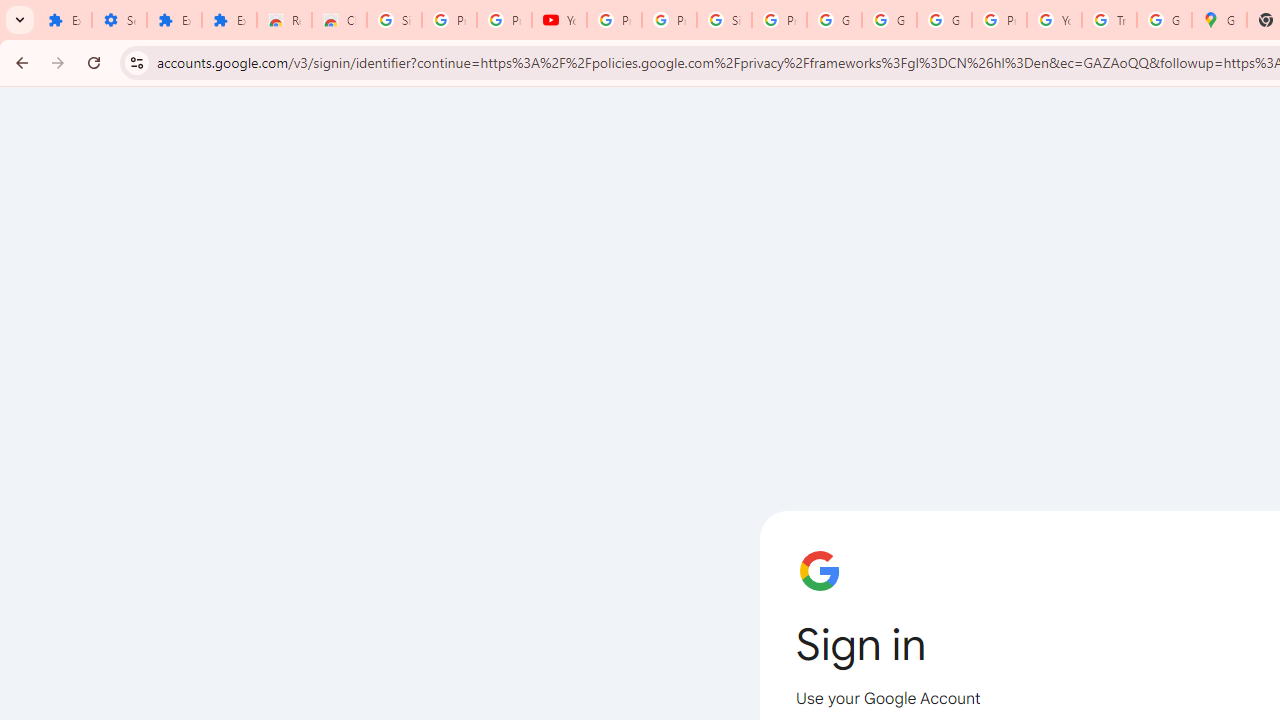 This screenshot has width=1280, height=720. I want to click on 'YouTube', so click(560, 20).